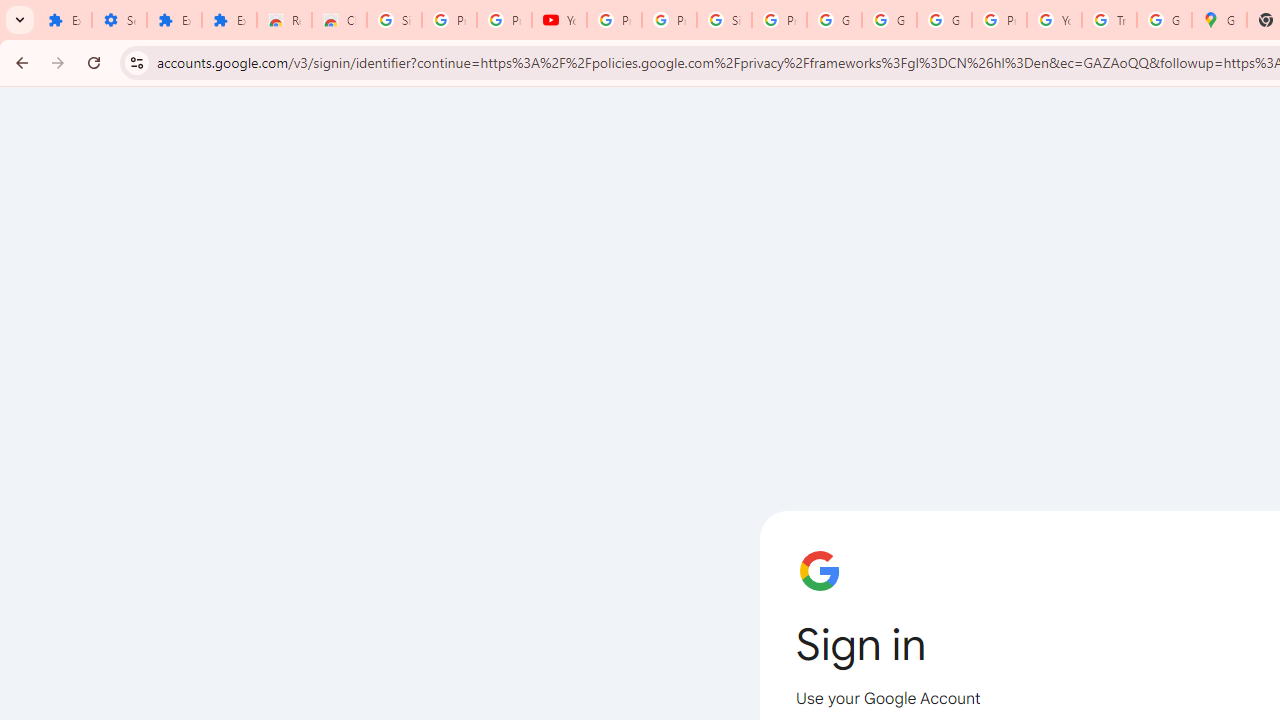 This screenshot has width=1280, height=720. I want to click on 'YouTube', so click(560, 20).